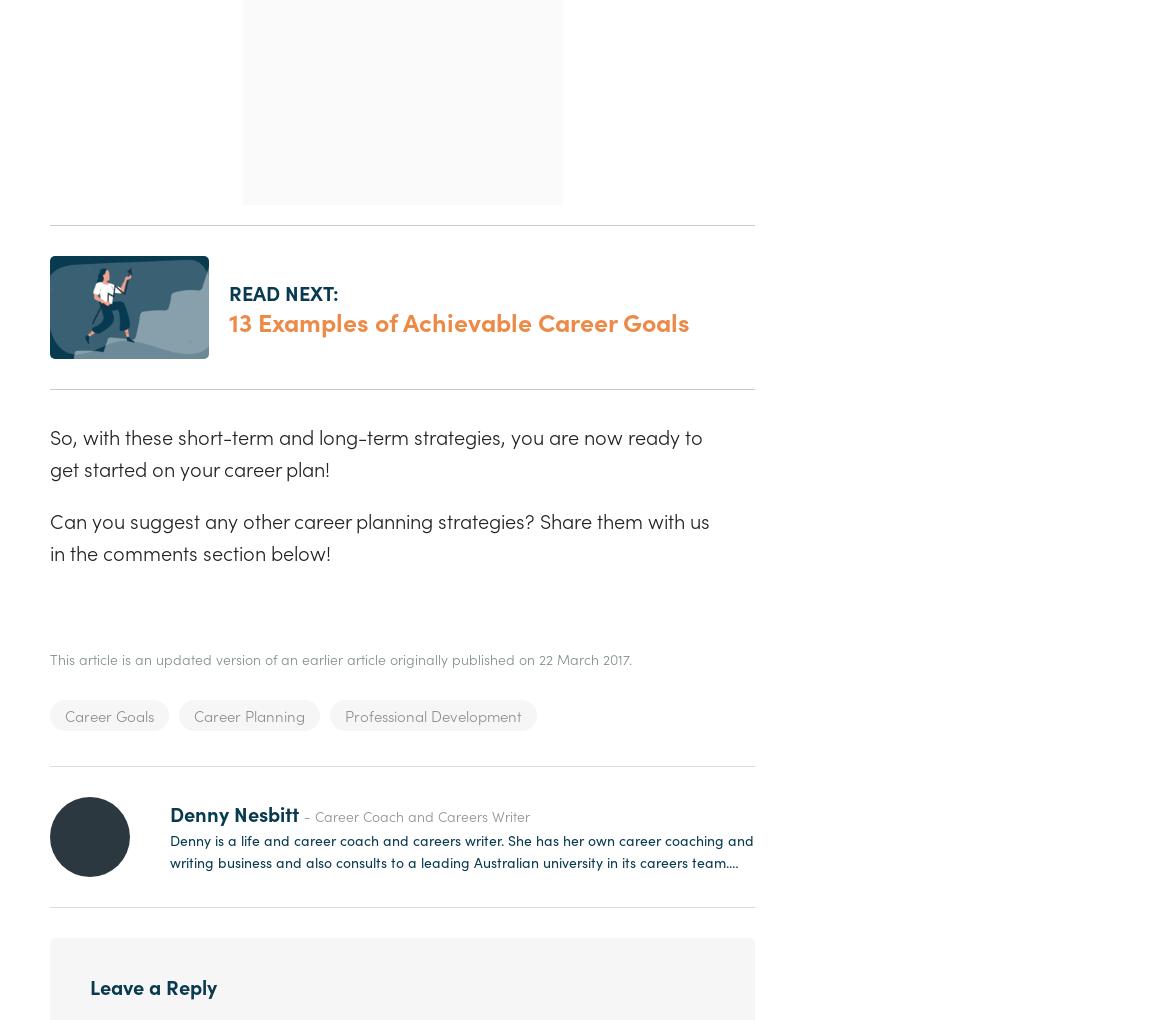 The image size is (1150, 1020). What do you see at coordinates (303, 814) in the screenshot?
I see `'- Career Coach and Careers Writer'` at bounding box center [303, 814].